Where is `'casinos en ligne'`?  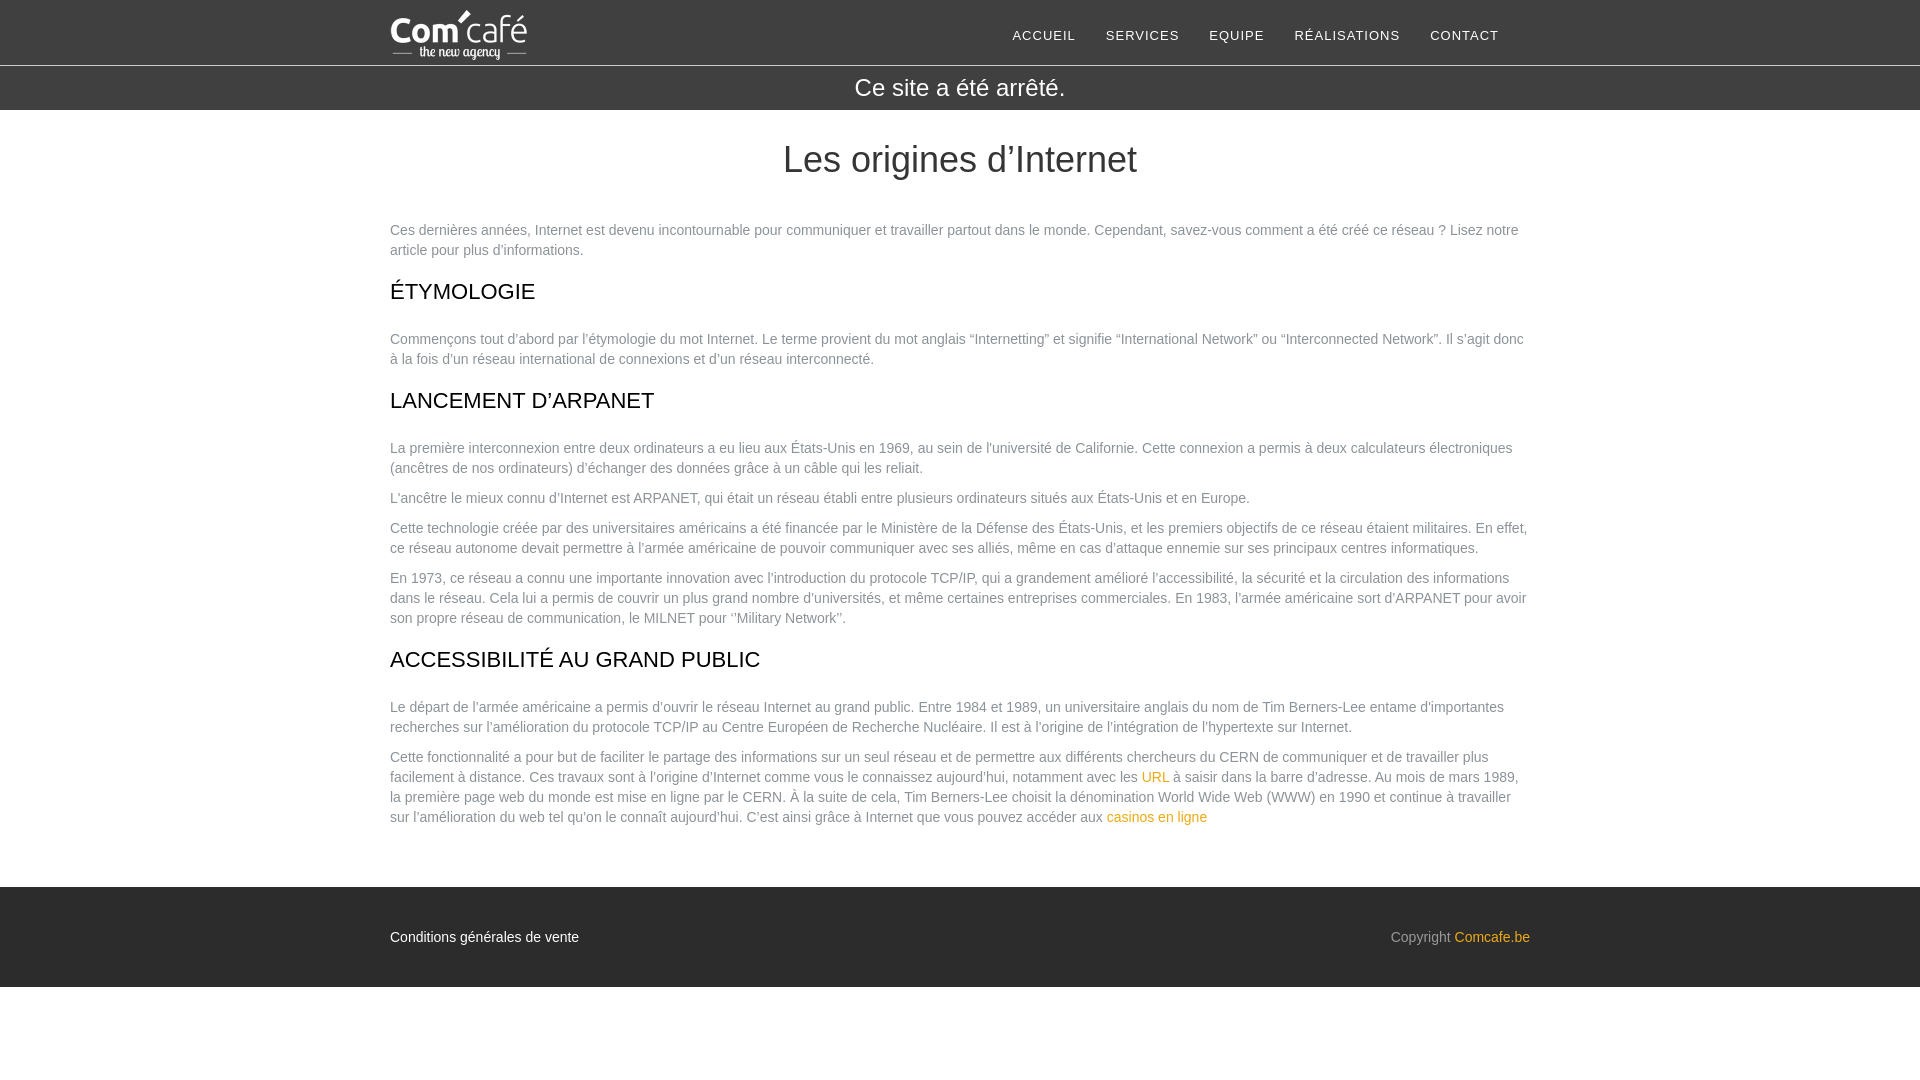
'casinos en ligne' is located at coordinates (1156, 817).